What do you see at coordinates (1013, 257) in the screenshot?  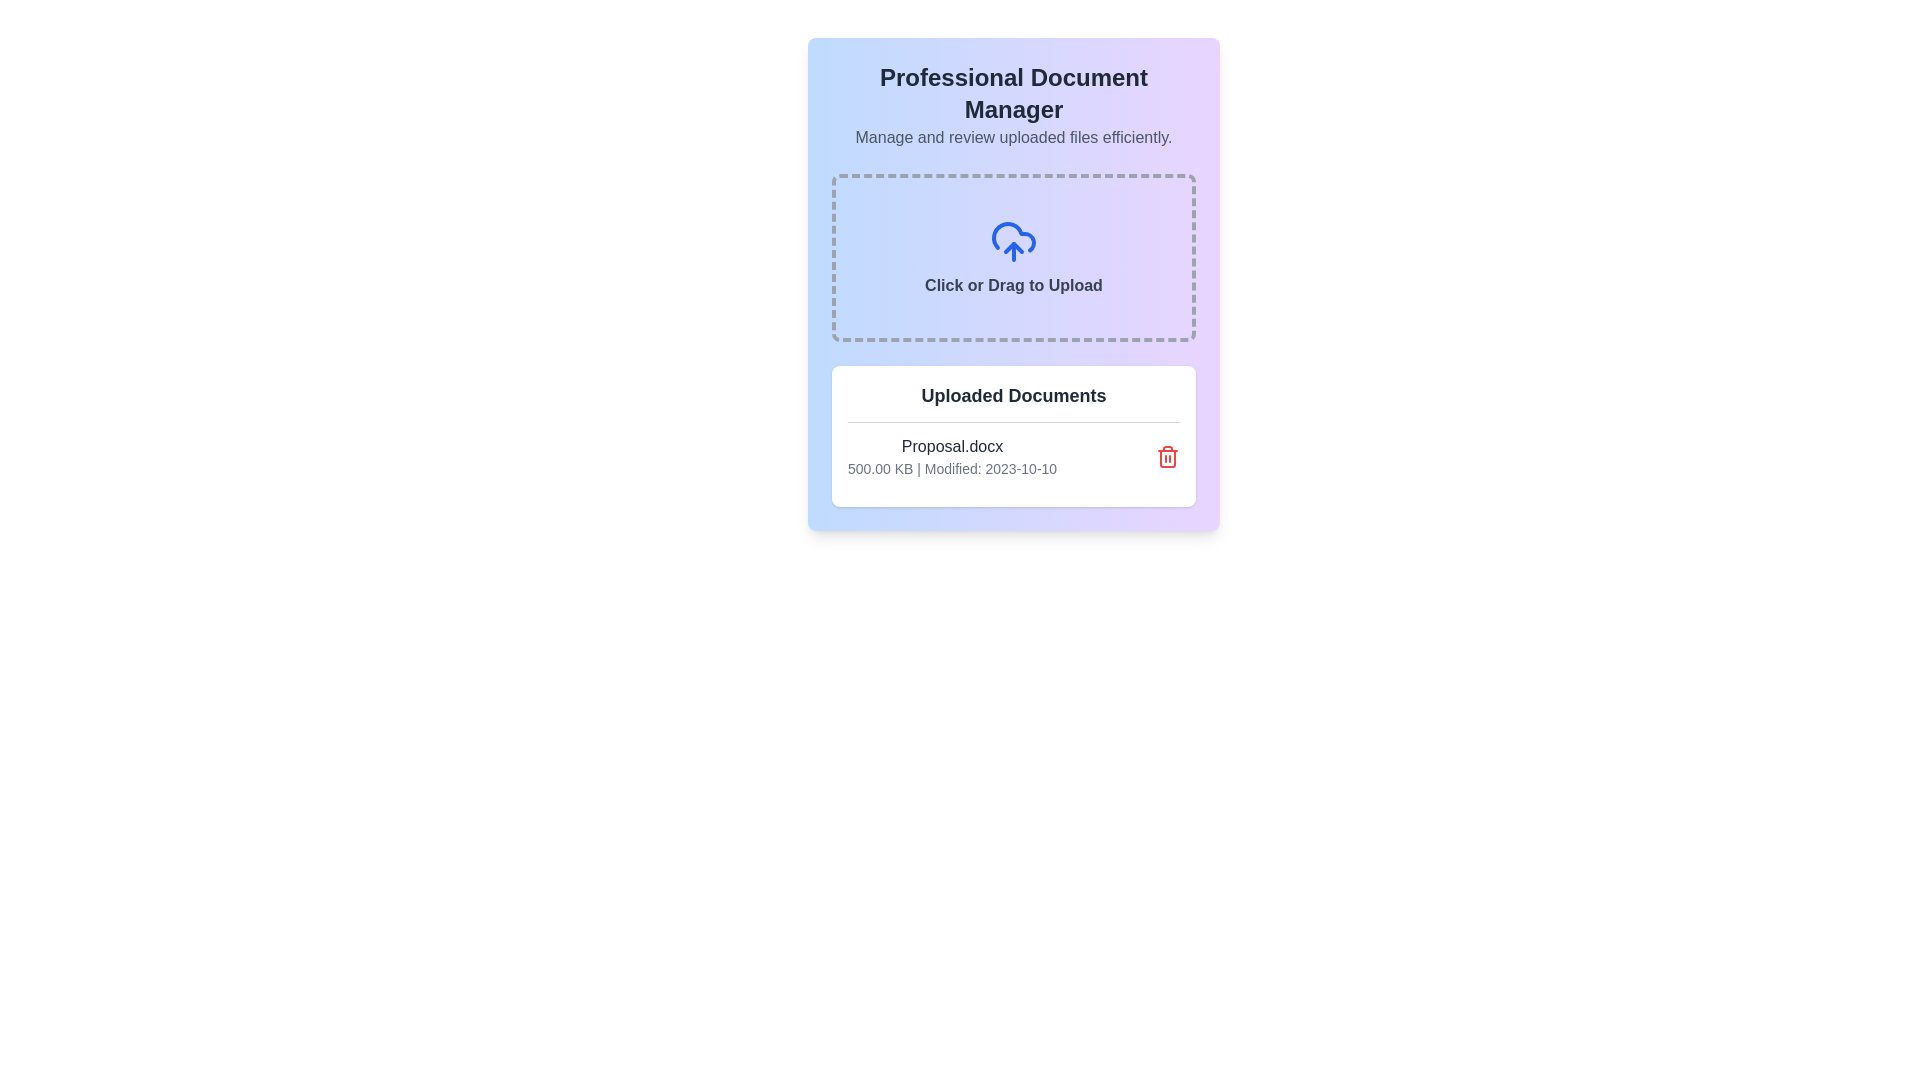 I see `the interactive upload button labeled 'Click or Drag to Upload'` at bounding box center [1013, 257].